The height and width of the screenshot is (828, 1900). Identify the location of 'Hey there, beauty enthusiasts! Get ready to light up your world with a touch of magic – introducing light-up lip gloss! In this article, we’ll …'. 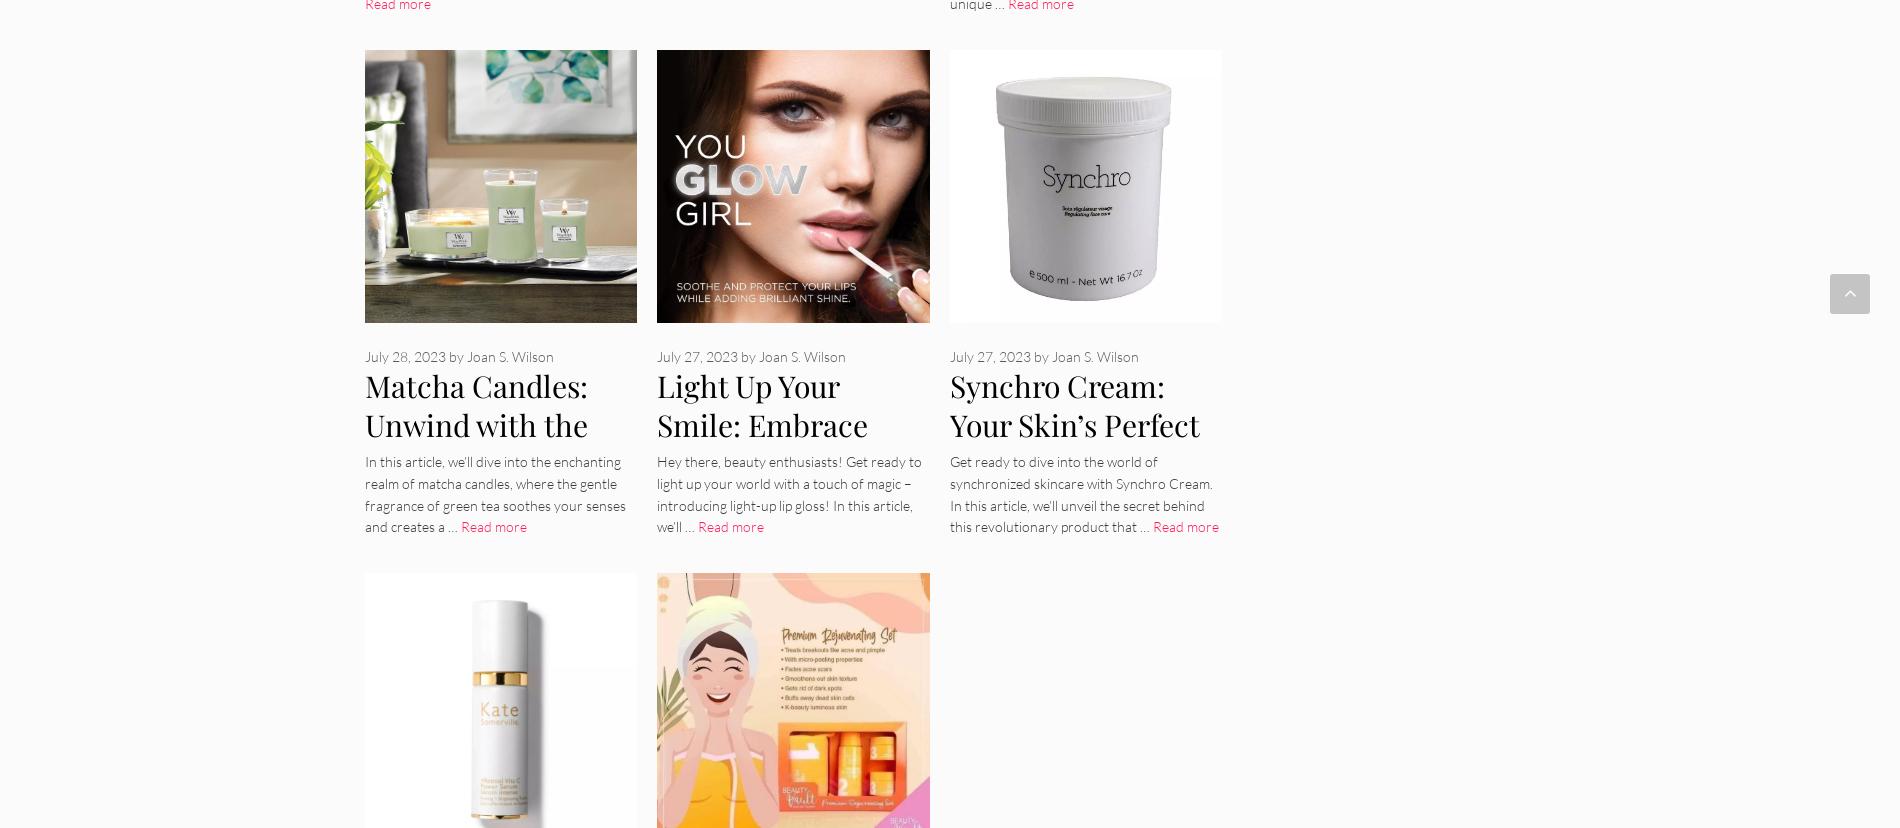
(788, 493).